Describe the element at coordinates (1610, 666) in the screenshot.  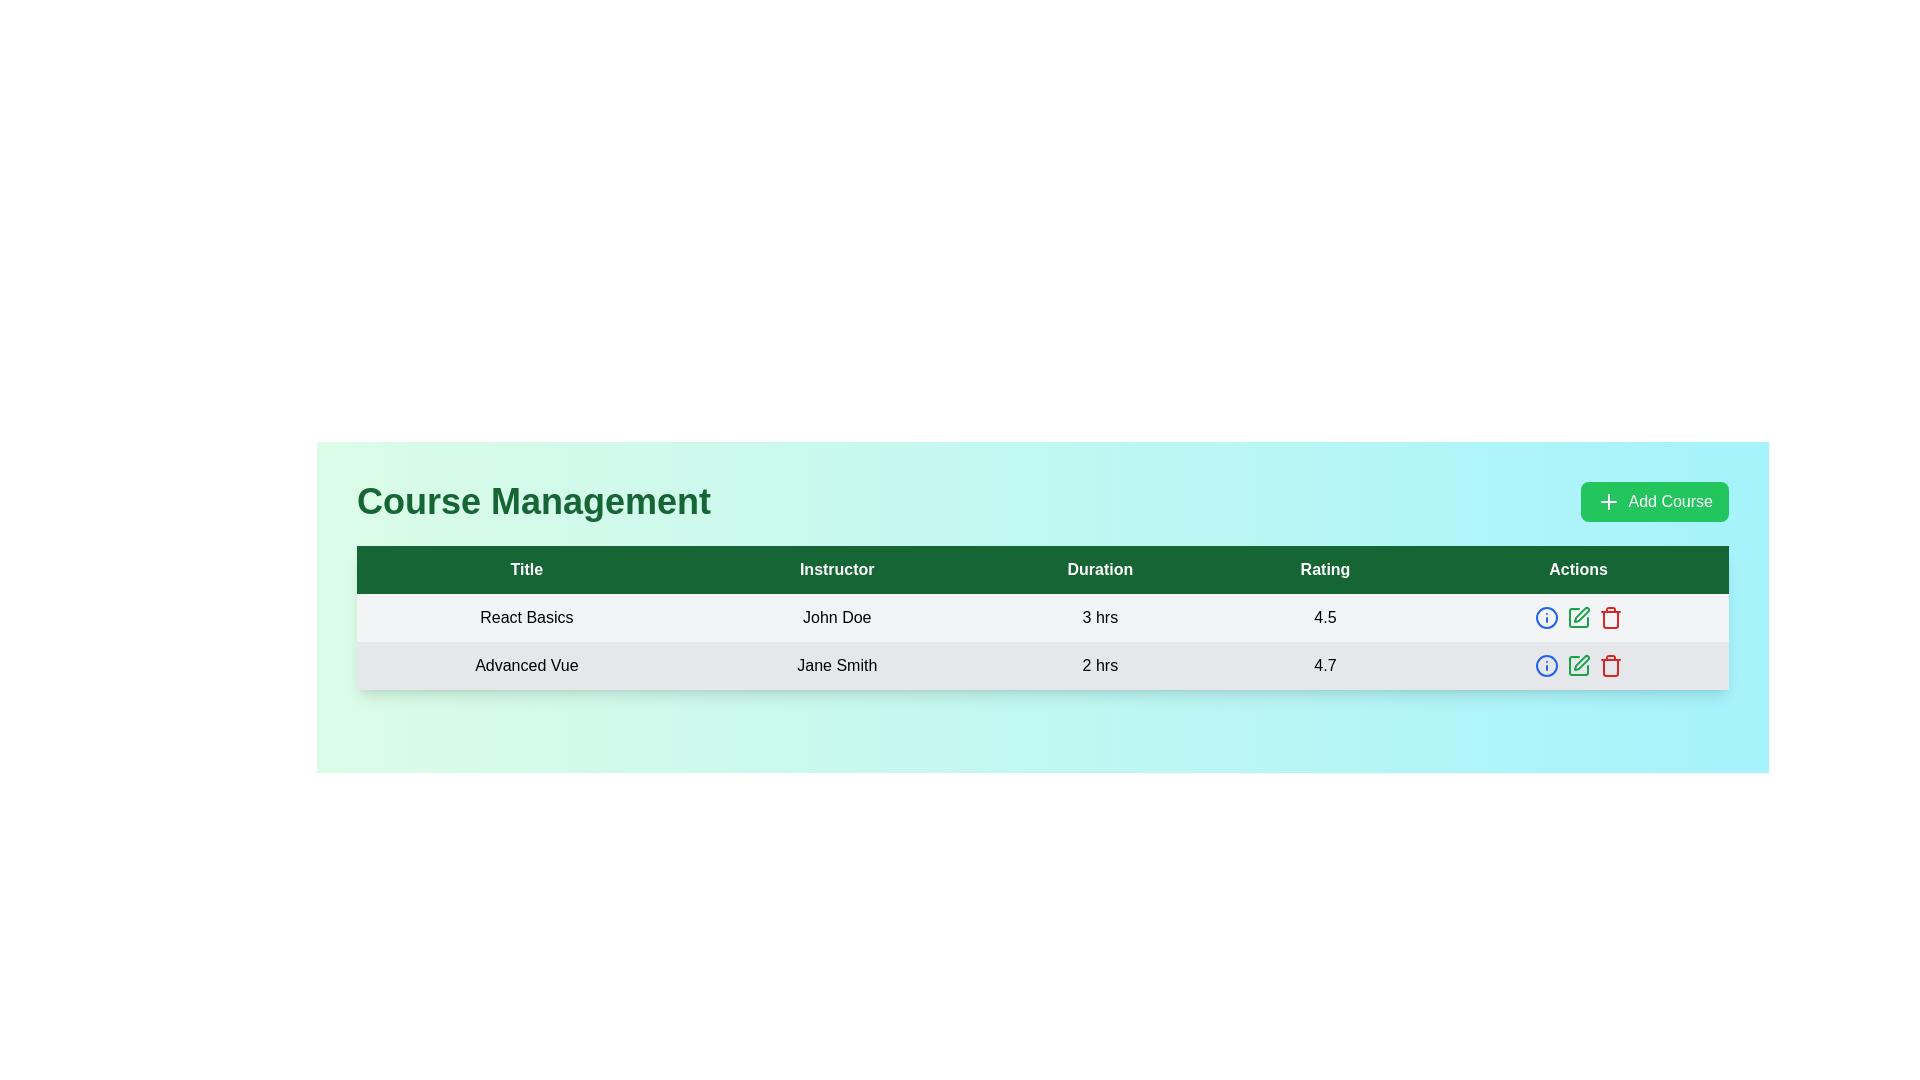
I see `the delete button located in the 'Actions' column of the second row in the table layout` at that location.